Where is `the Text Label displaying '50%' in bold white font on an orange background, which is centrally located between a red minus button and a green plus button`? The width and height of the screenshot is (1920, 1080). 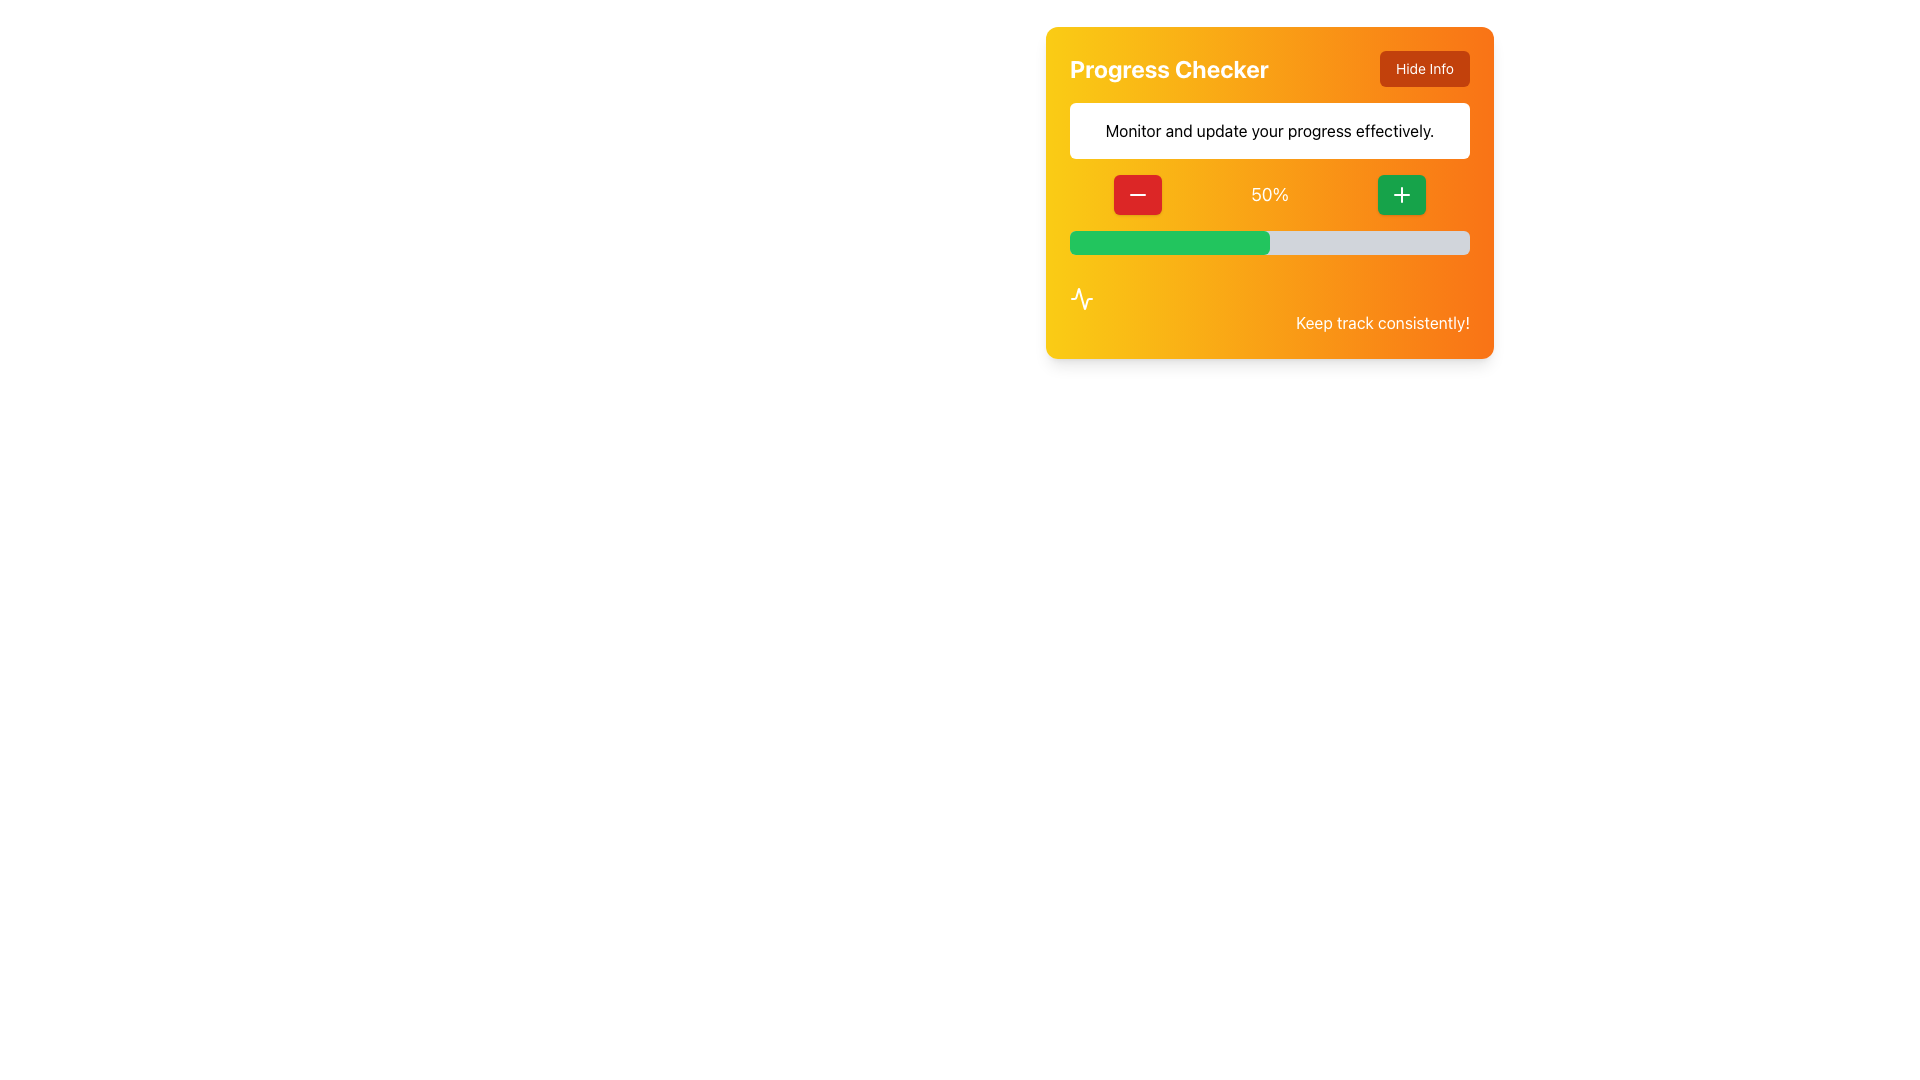
the Text Label displaying '50%' in bold white font on an orange background, which is centrally located between a red minus button and a green plus button is located at coordinates (1268, 195).